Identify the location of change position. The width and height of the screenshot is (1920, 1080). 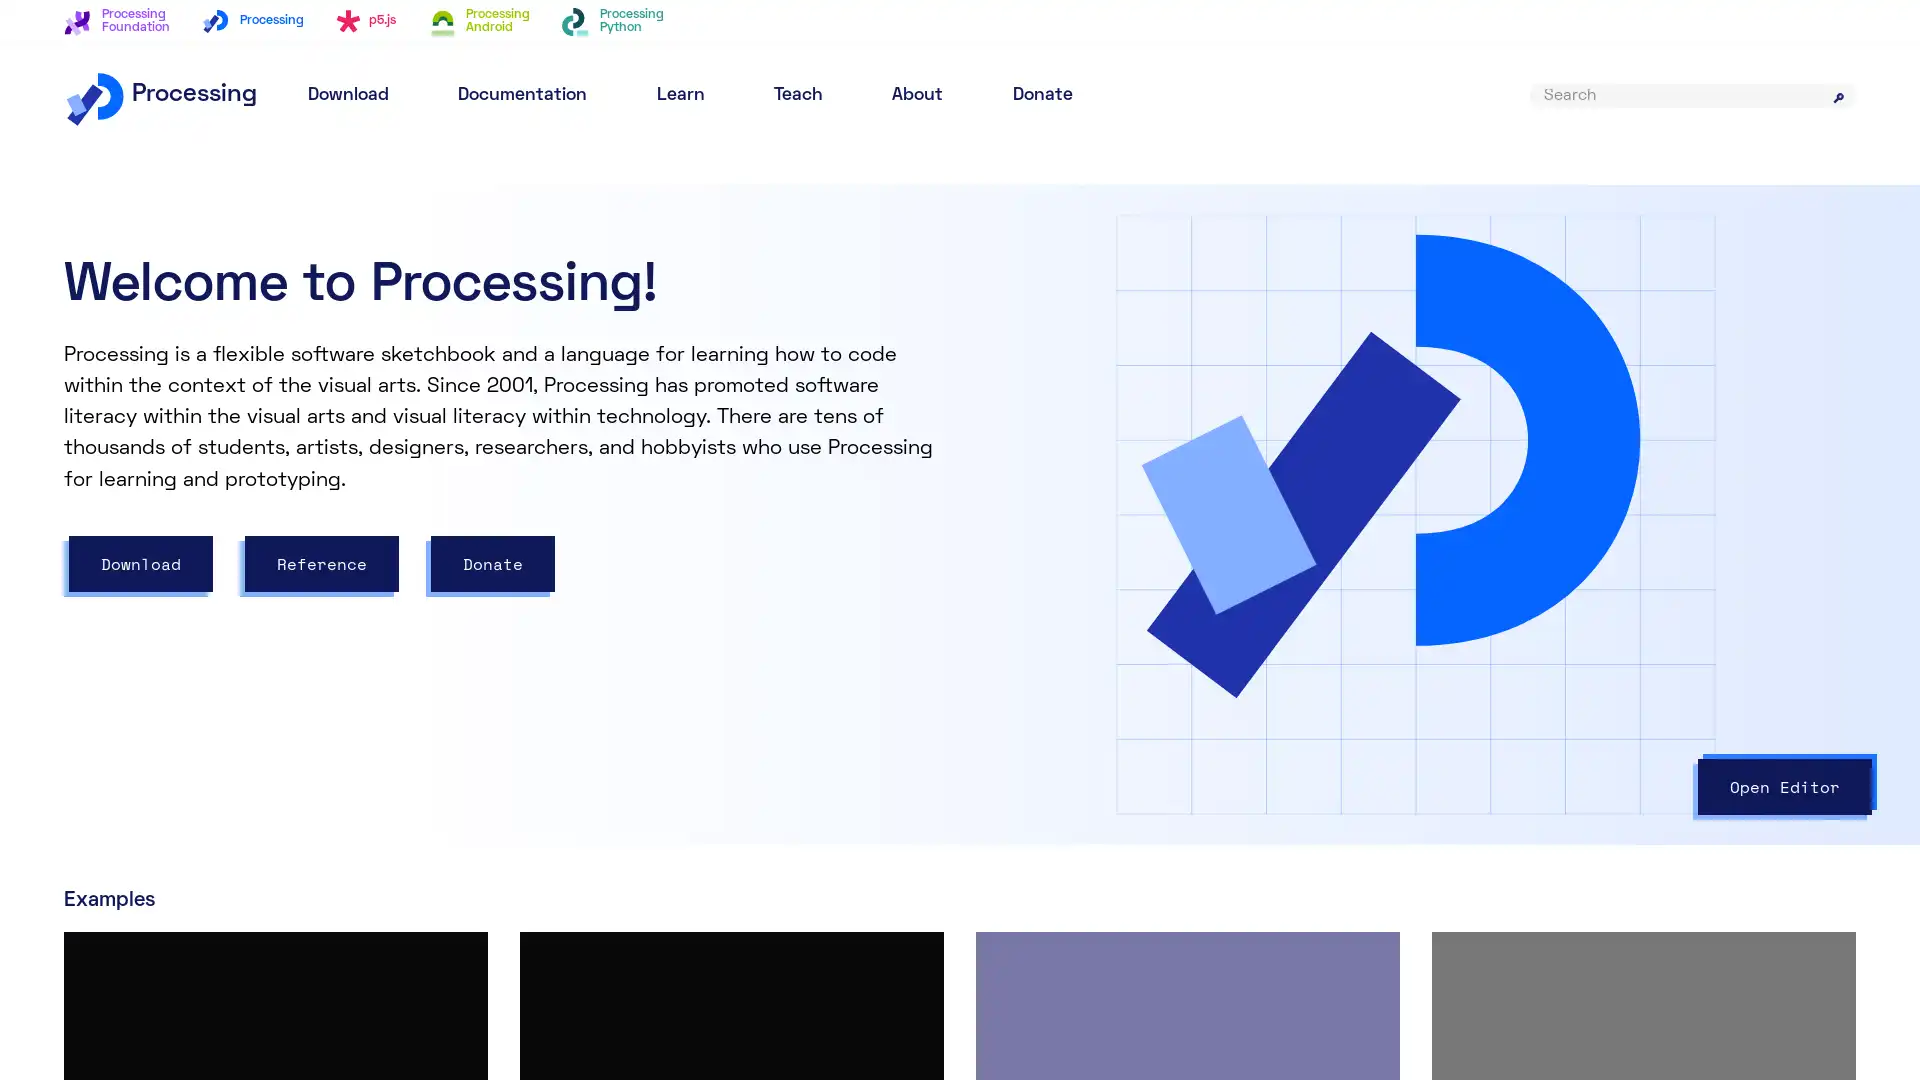
(1148, 548).